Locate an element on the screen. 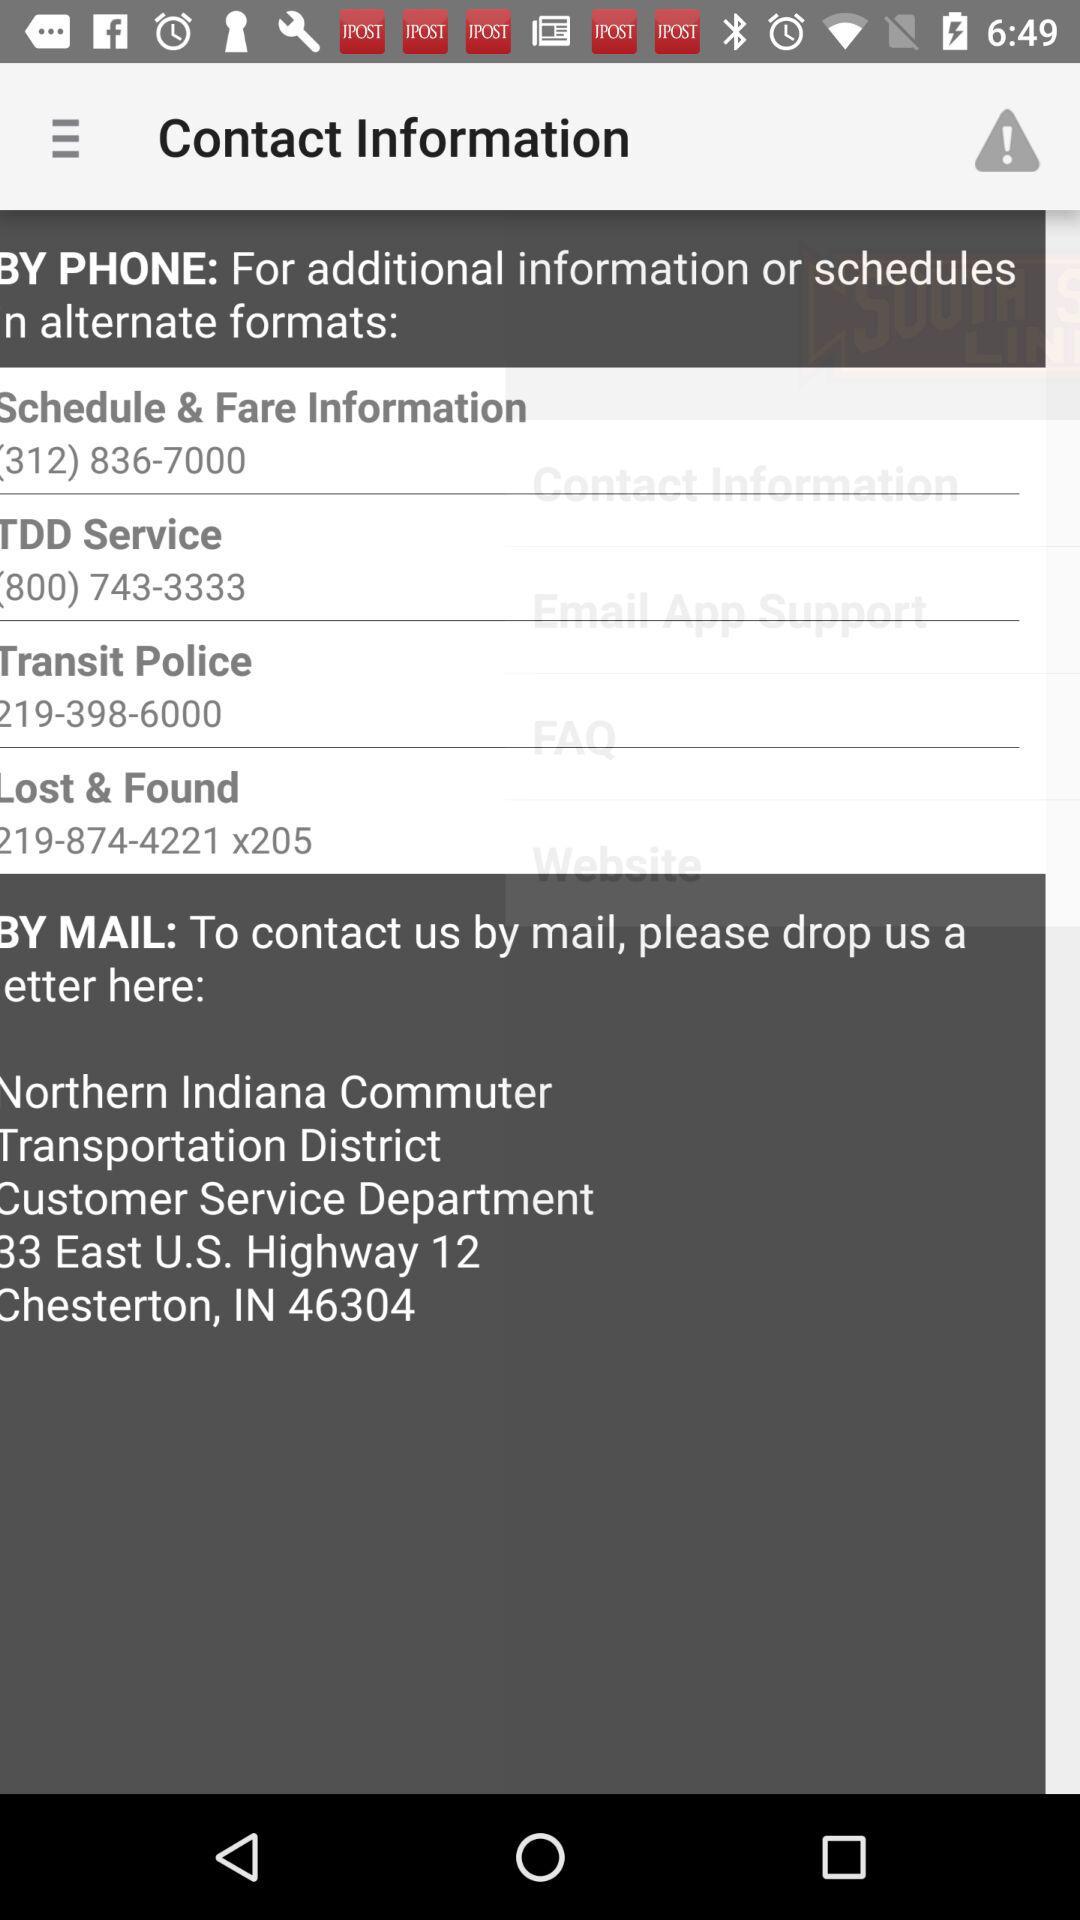 The image size is (1080, 1920). item to the right of contact information is located at coordinates (1017, 135).